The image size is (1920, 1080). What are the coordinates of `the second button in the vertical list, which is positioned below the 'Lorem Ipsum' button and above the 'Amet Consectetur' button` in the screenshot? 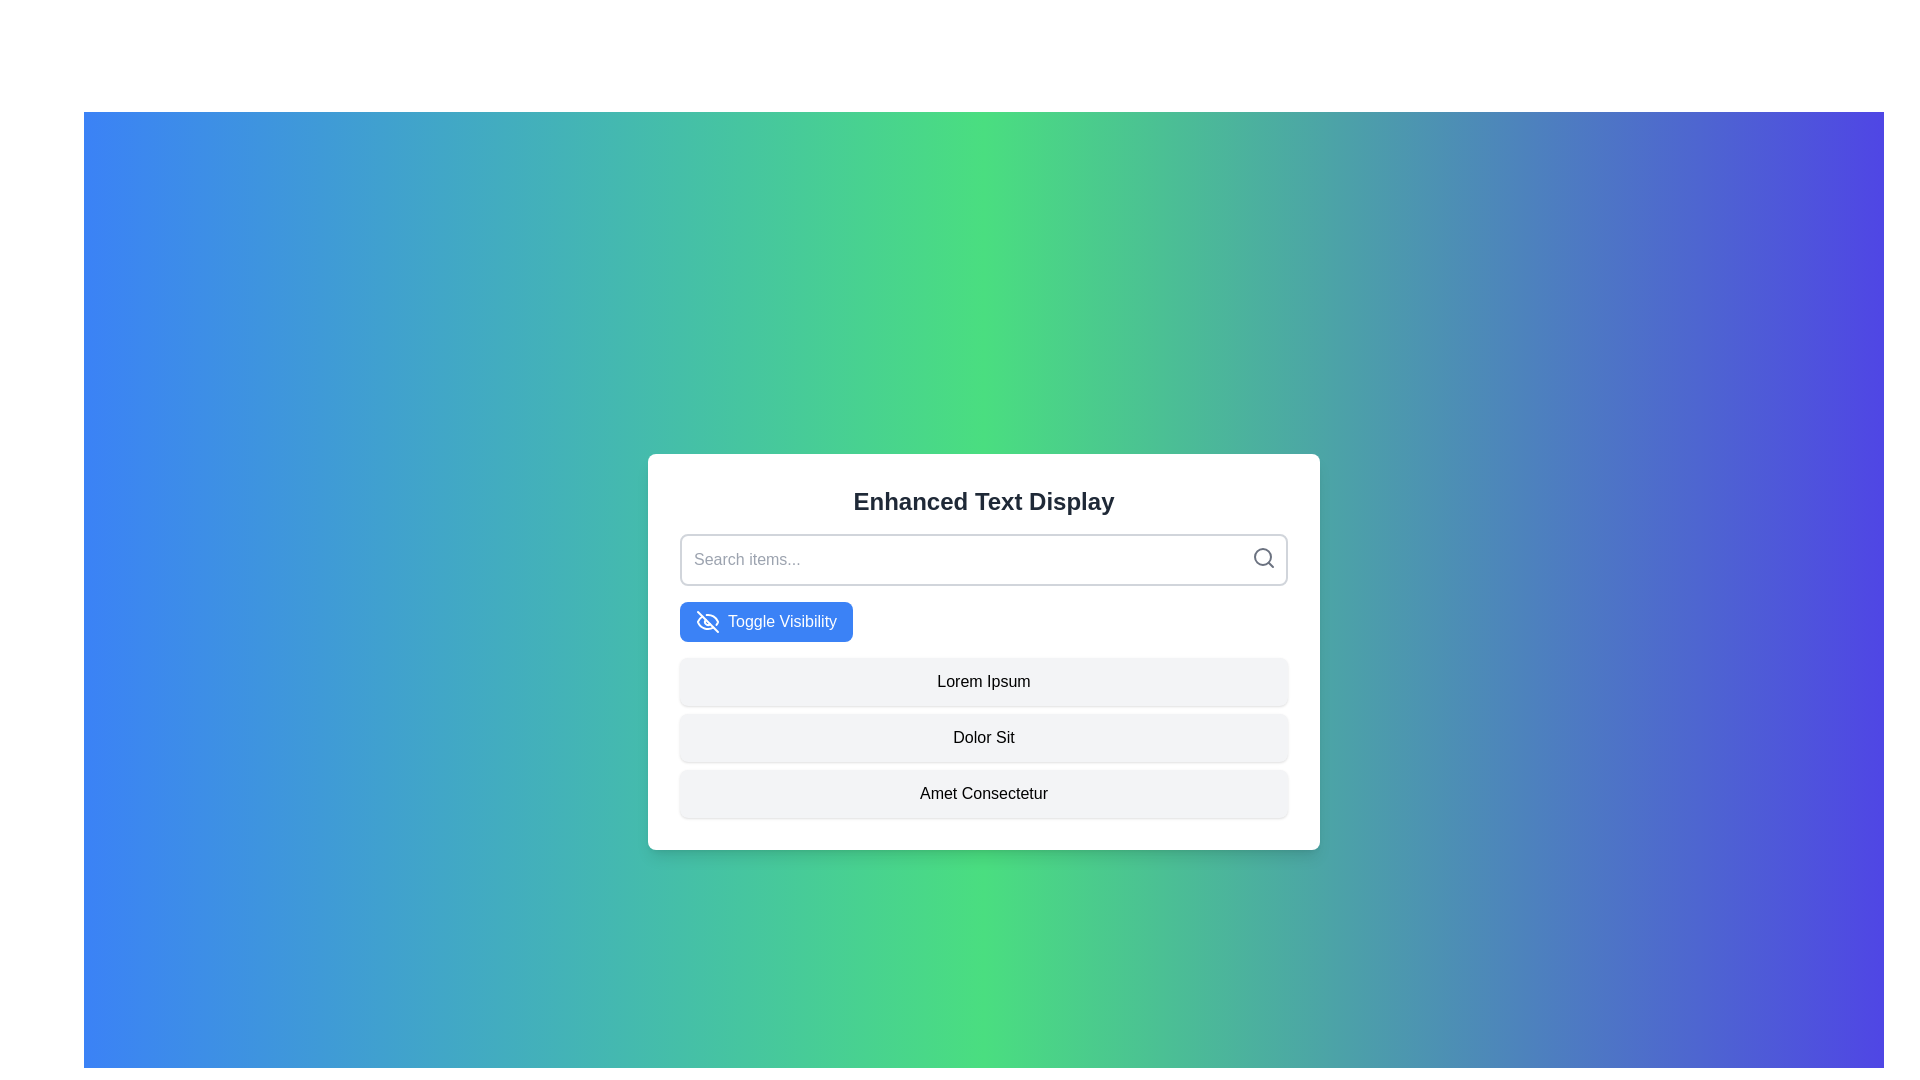 It's located at (983, 737).